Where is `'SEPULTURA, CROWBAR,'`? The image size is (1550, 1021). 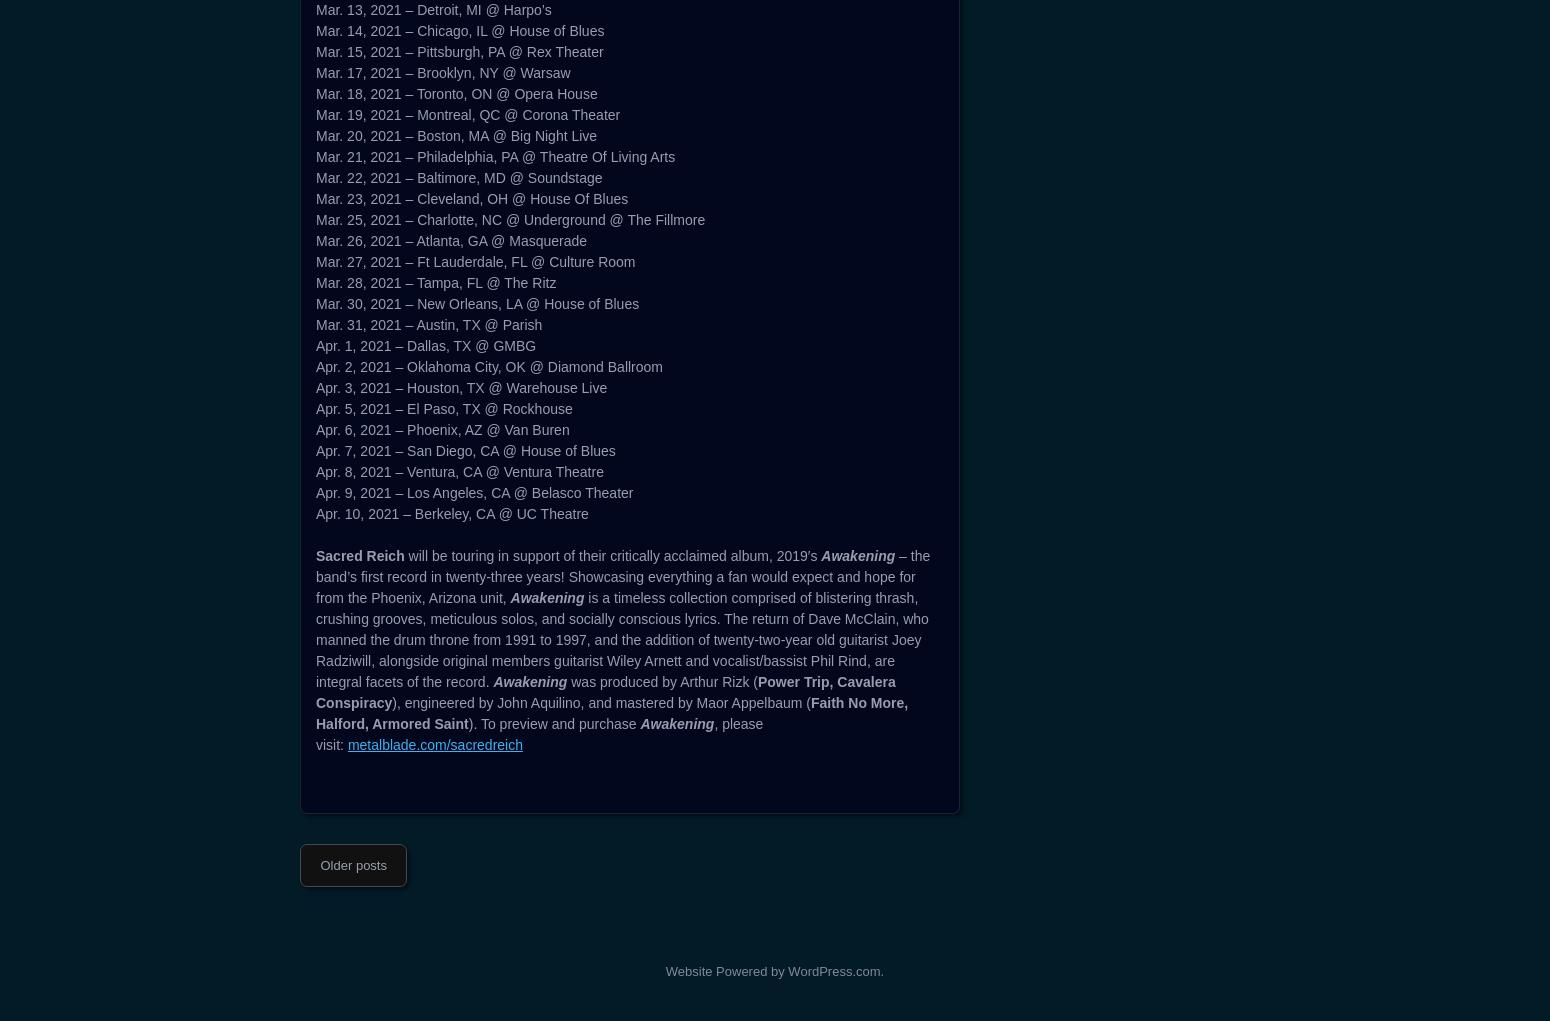
'SEPULTURA, CROWBAR,' is located at coordinates (315, 214).